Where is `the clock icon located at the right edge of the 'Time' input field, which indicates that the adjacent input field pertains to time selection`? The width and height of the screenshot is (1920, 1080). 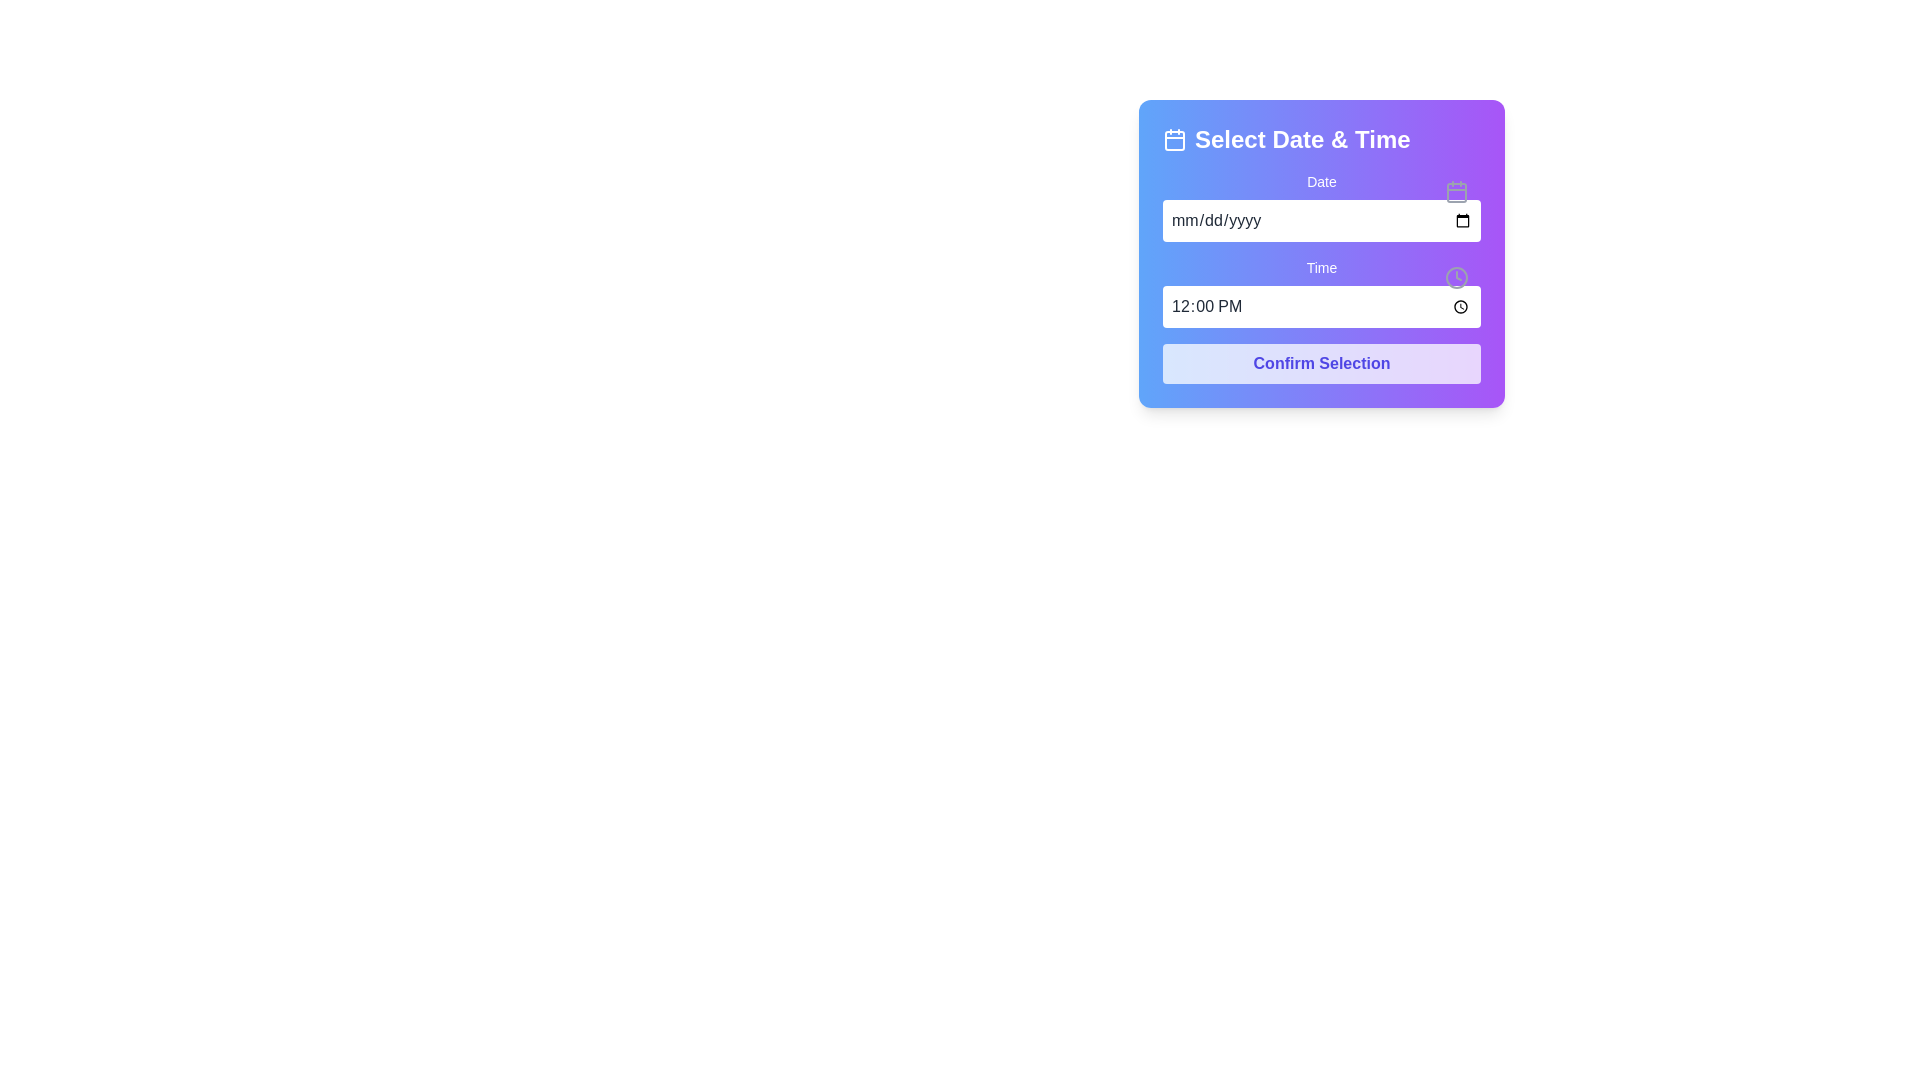 the clock icon located at the right edge of the 'Time' input field, which indicates that the adjacent input field pertains to time selection is located at coordinates (1457, 277).